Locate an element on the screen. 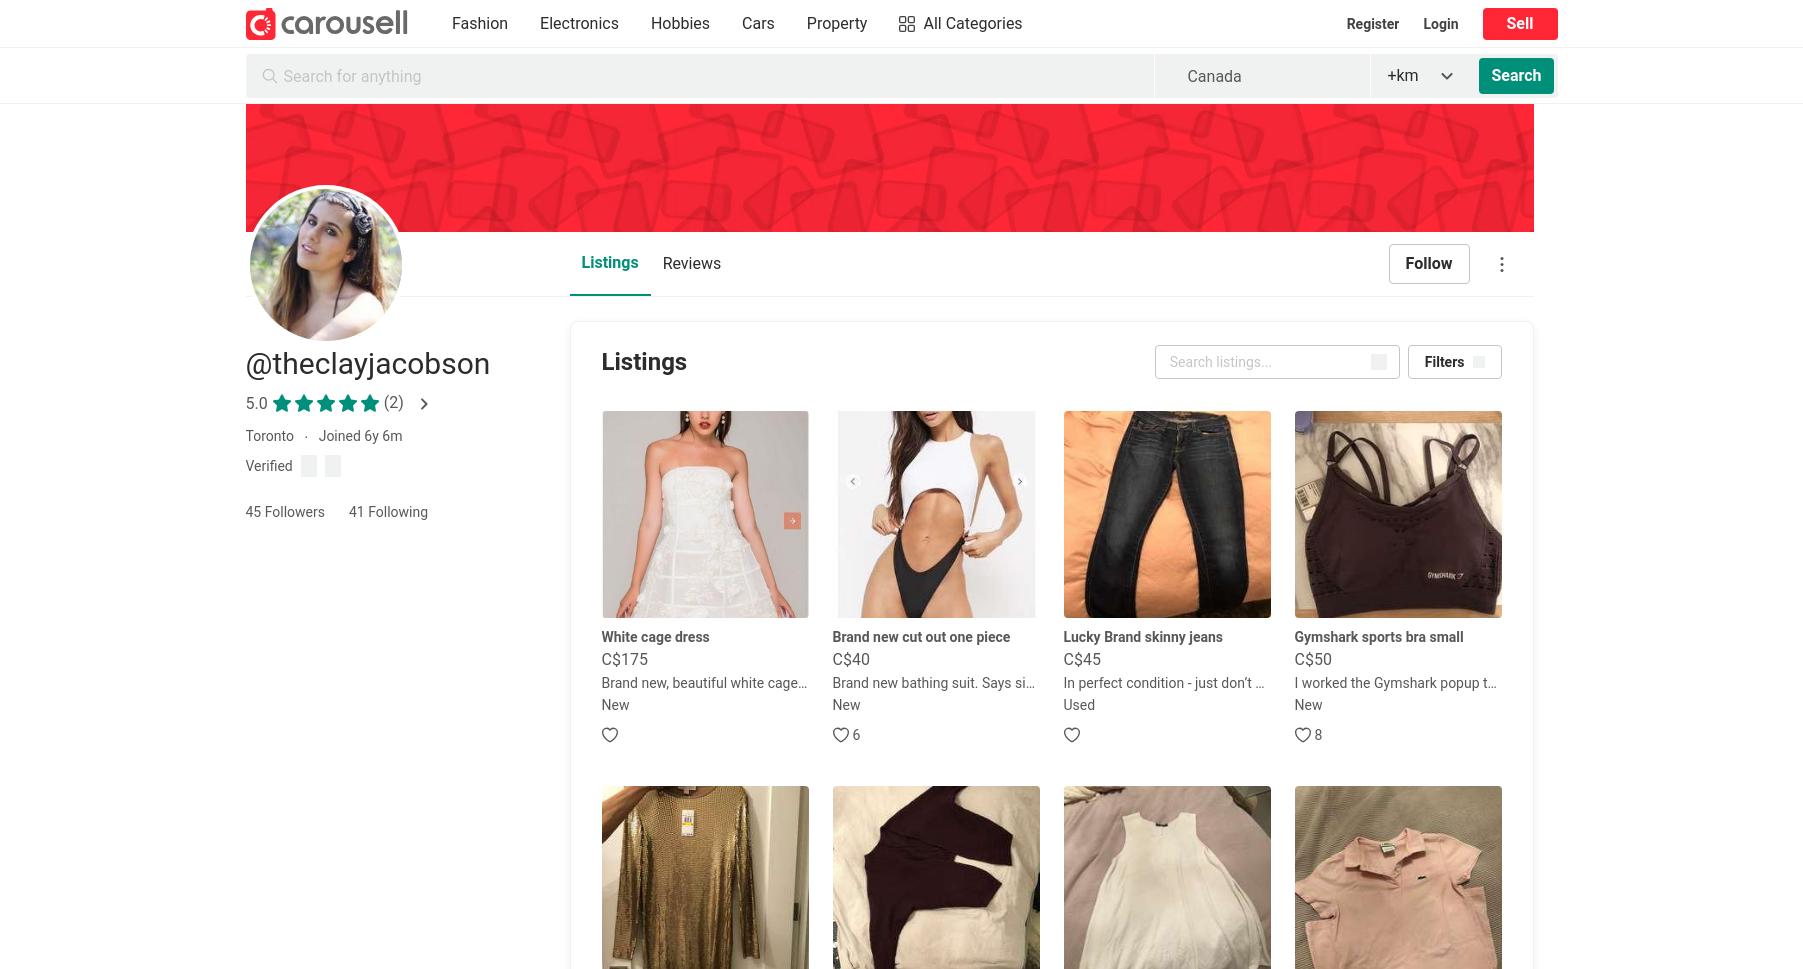 This screenshot has width=1803, height=969. 'Sell' is located at coordinates (1518, 23).